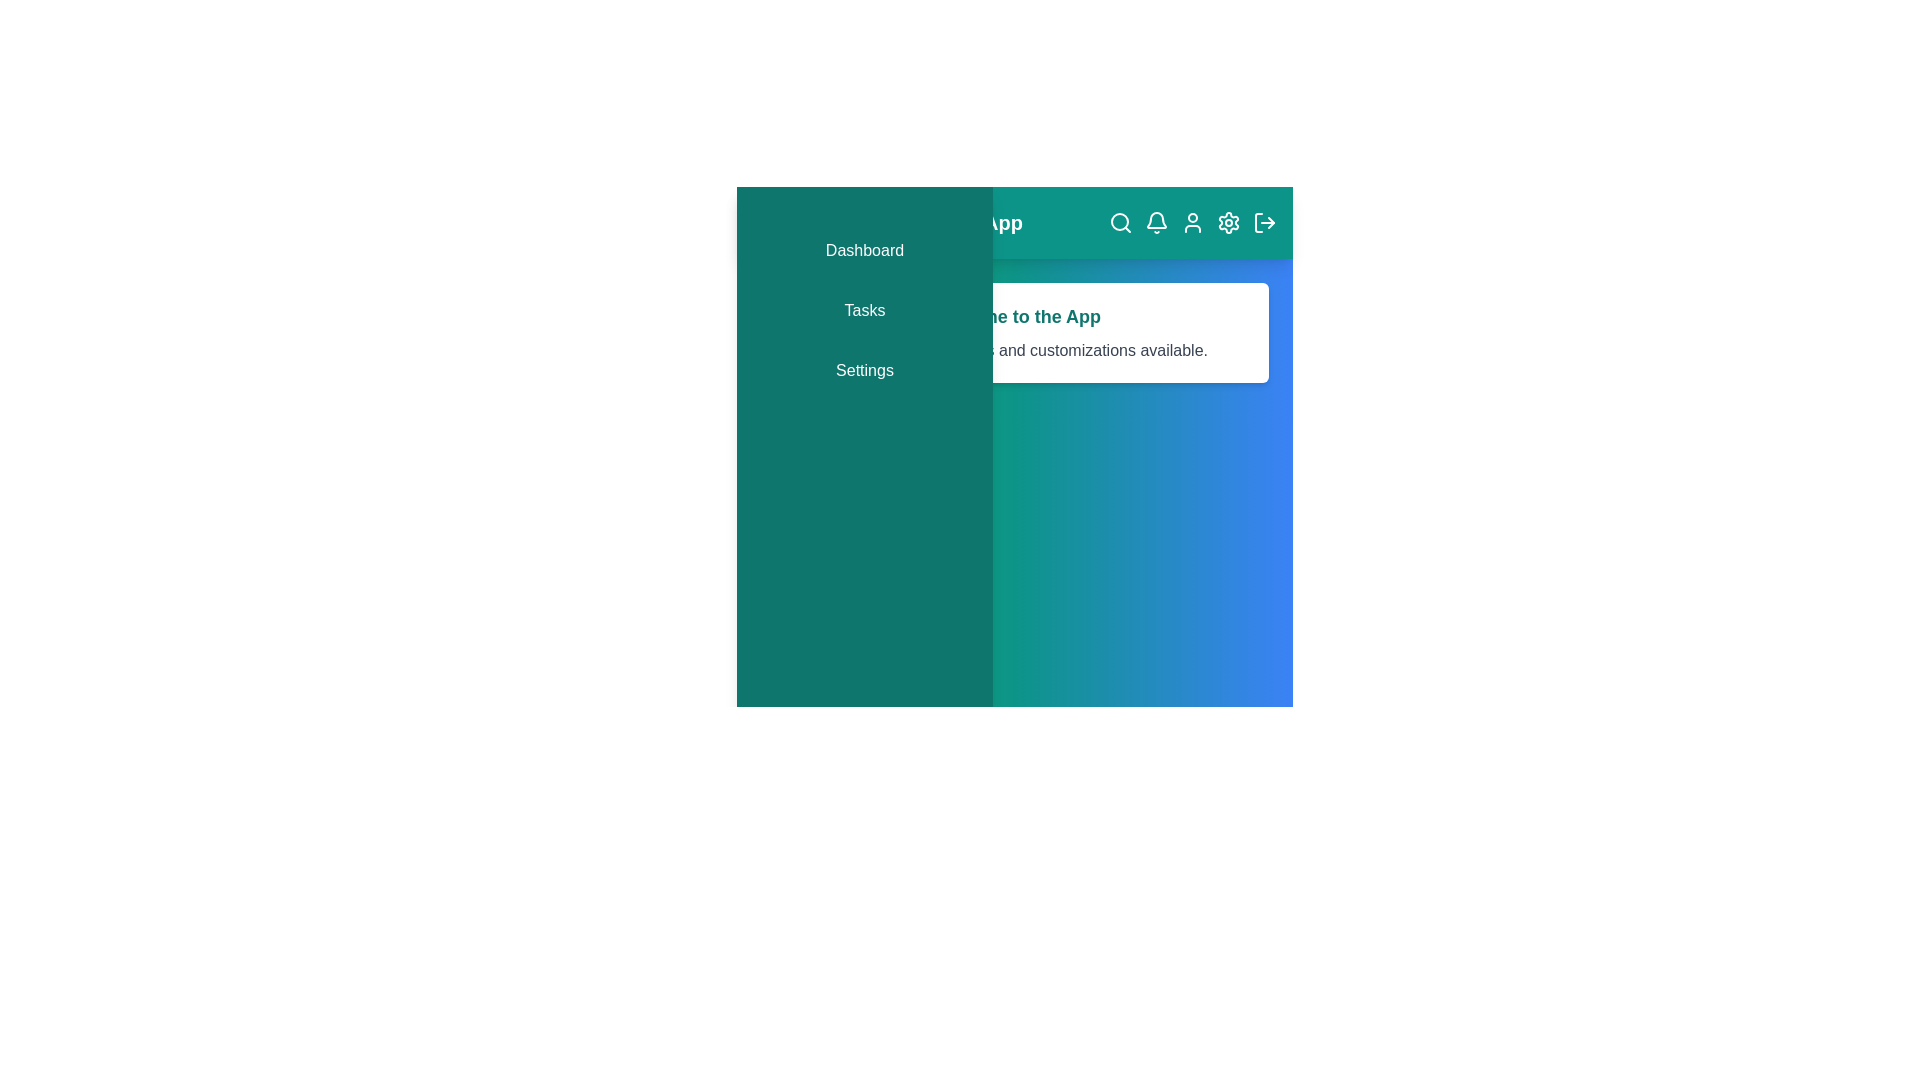 The height and width of the screenshot is (1080, 1920). I want to click on the 'Settings' menu item in the navigation bar, so click(864, 370).